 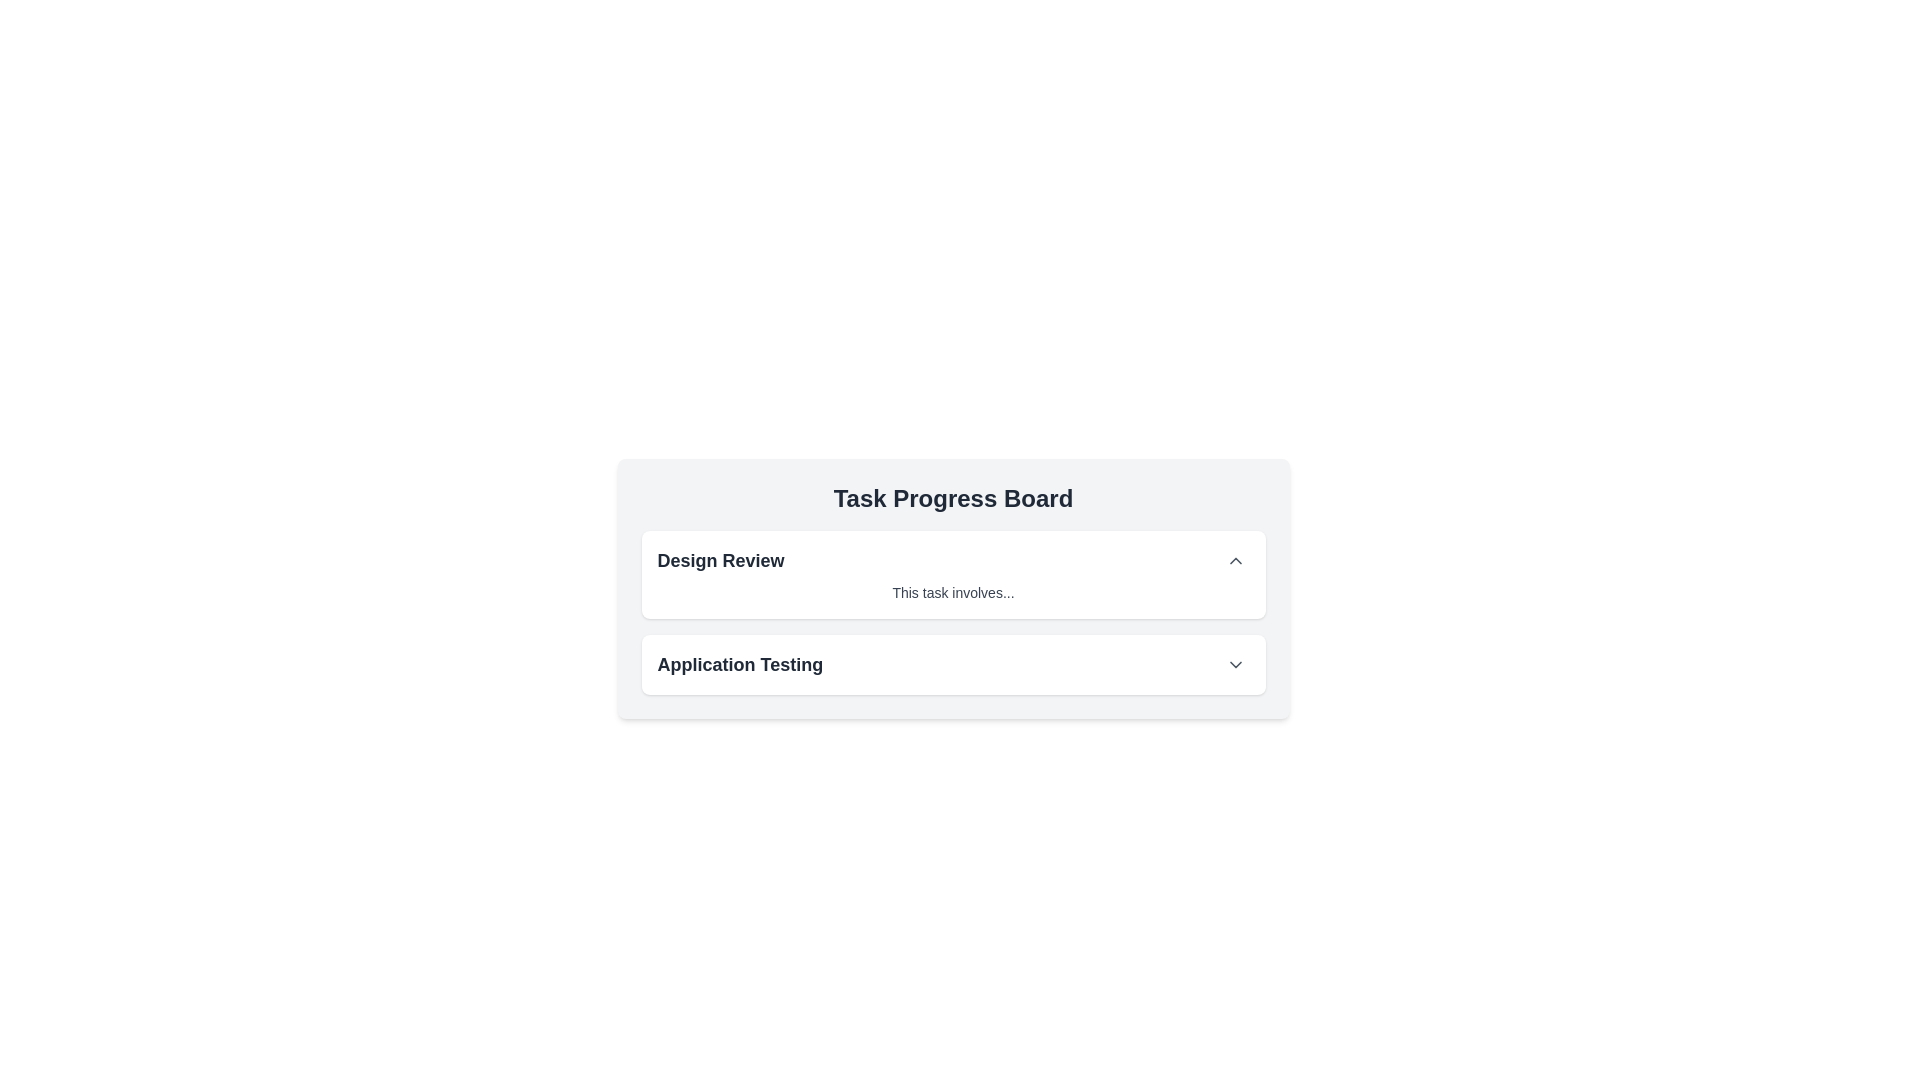 I want to click on the button located at the right end of the 'Design Review' section, so click(x=1234, y=560).